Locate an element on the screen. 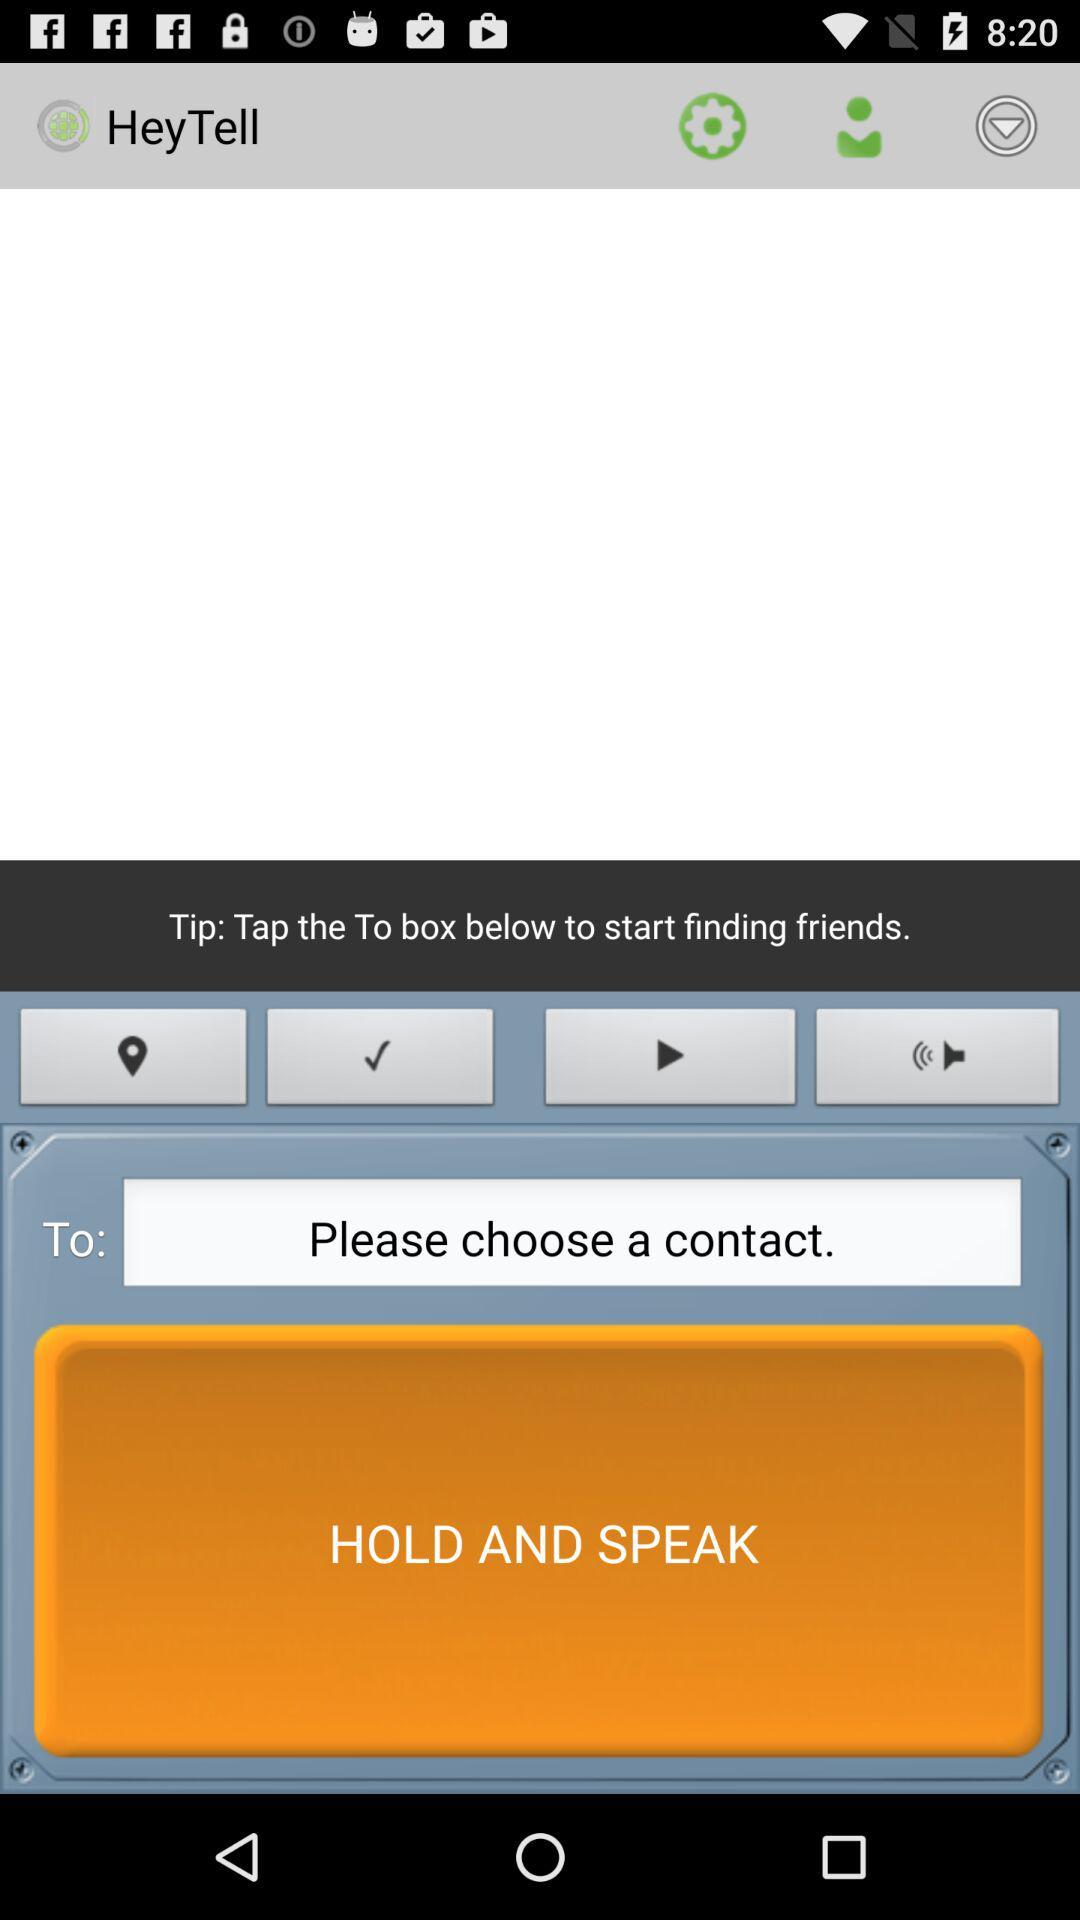 The width and height of the screenshot is (1080, 1920). the icon to the right of heytell item is located at coordinates (711, 124).